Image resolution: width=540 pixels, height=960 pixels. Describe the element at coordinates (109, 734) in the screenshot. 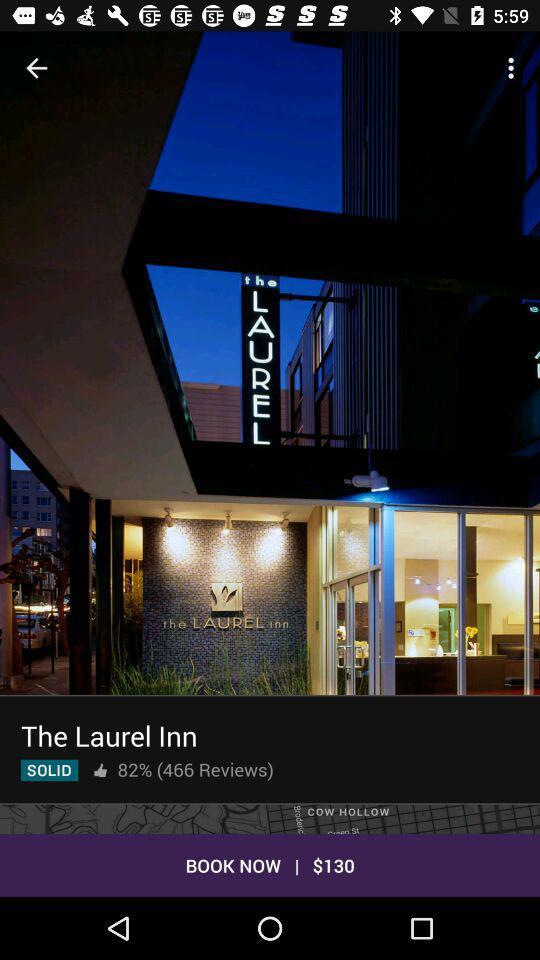

I see `the the laurel inn` at that location.